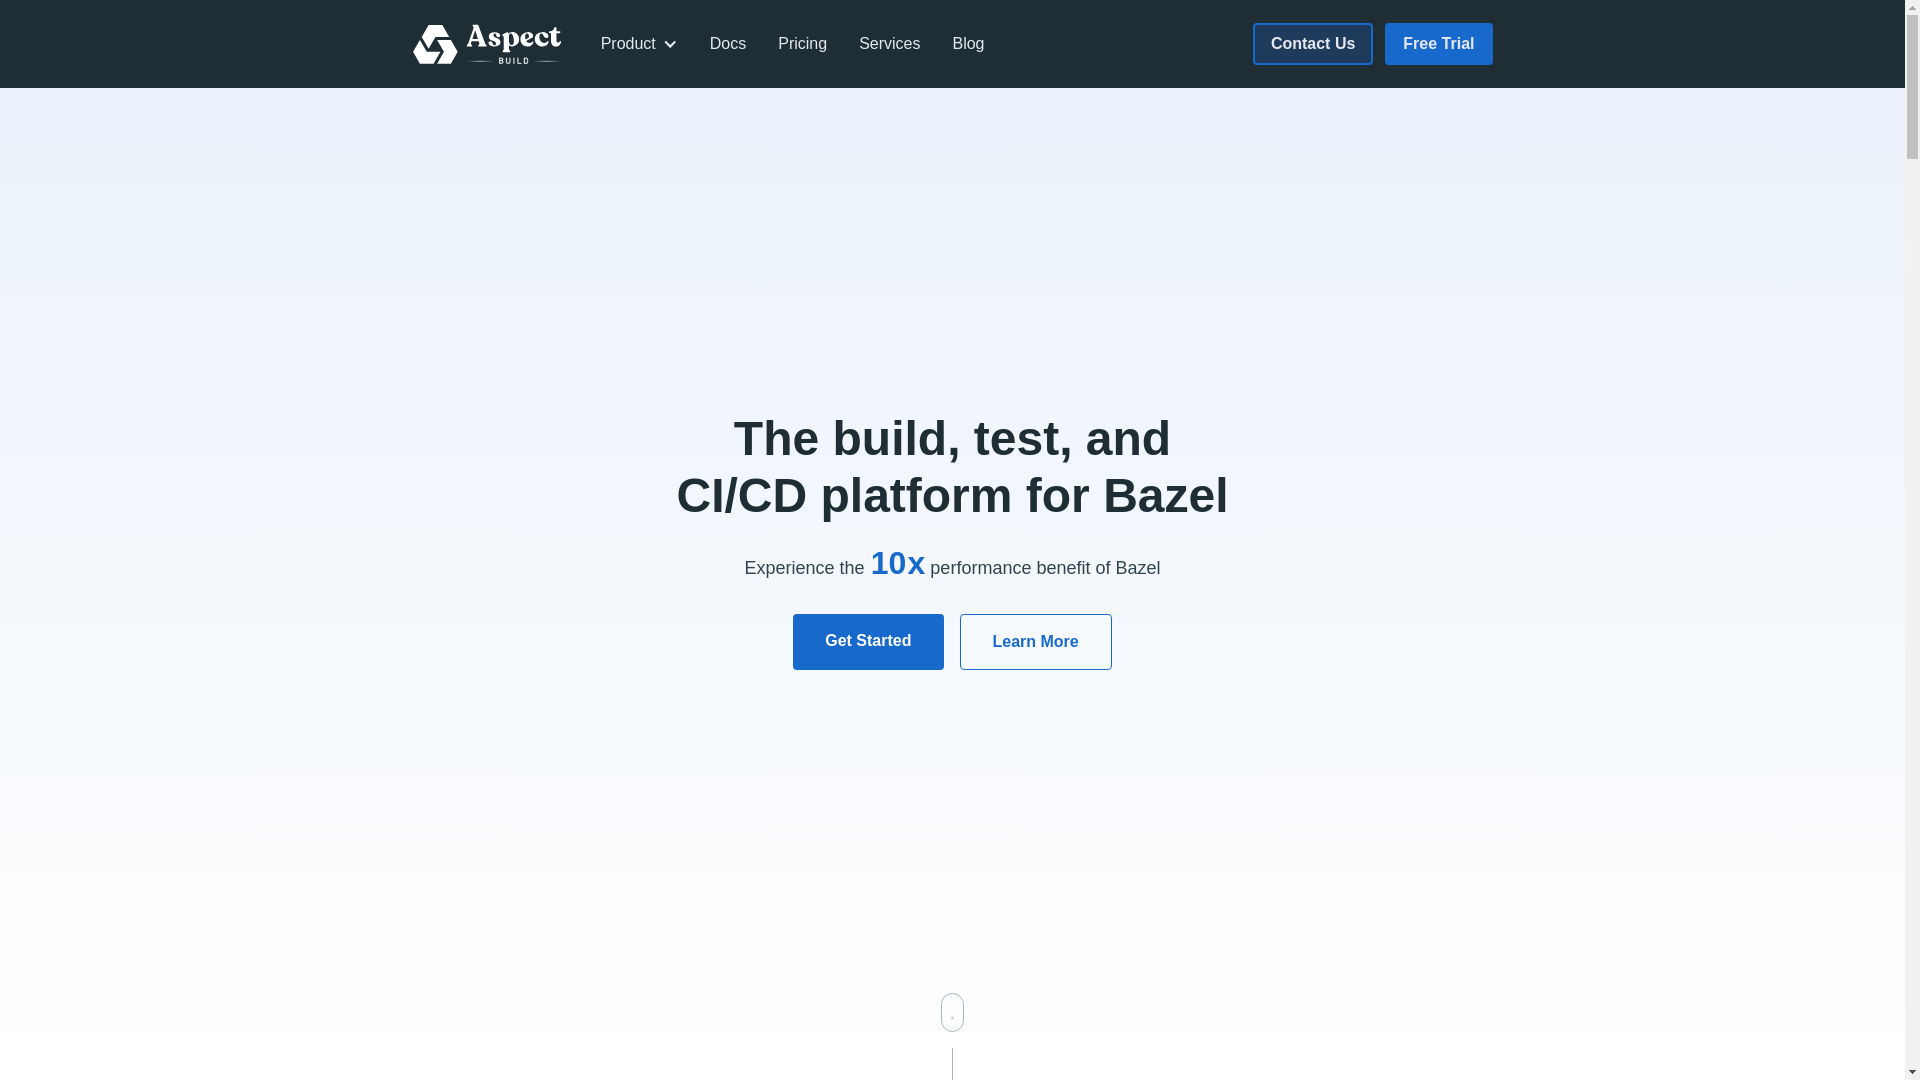  I want to click on 'Docs', so click(727, 43).